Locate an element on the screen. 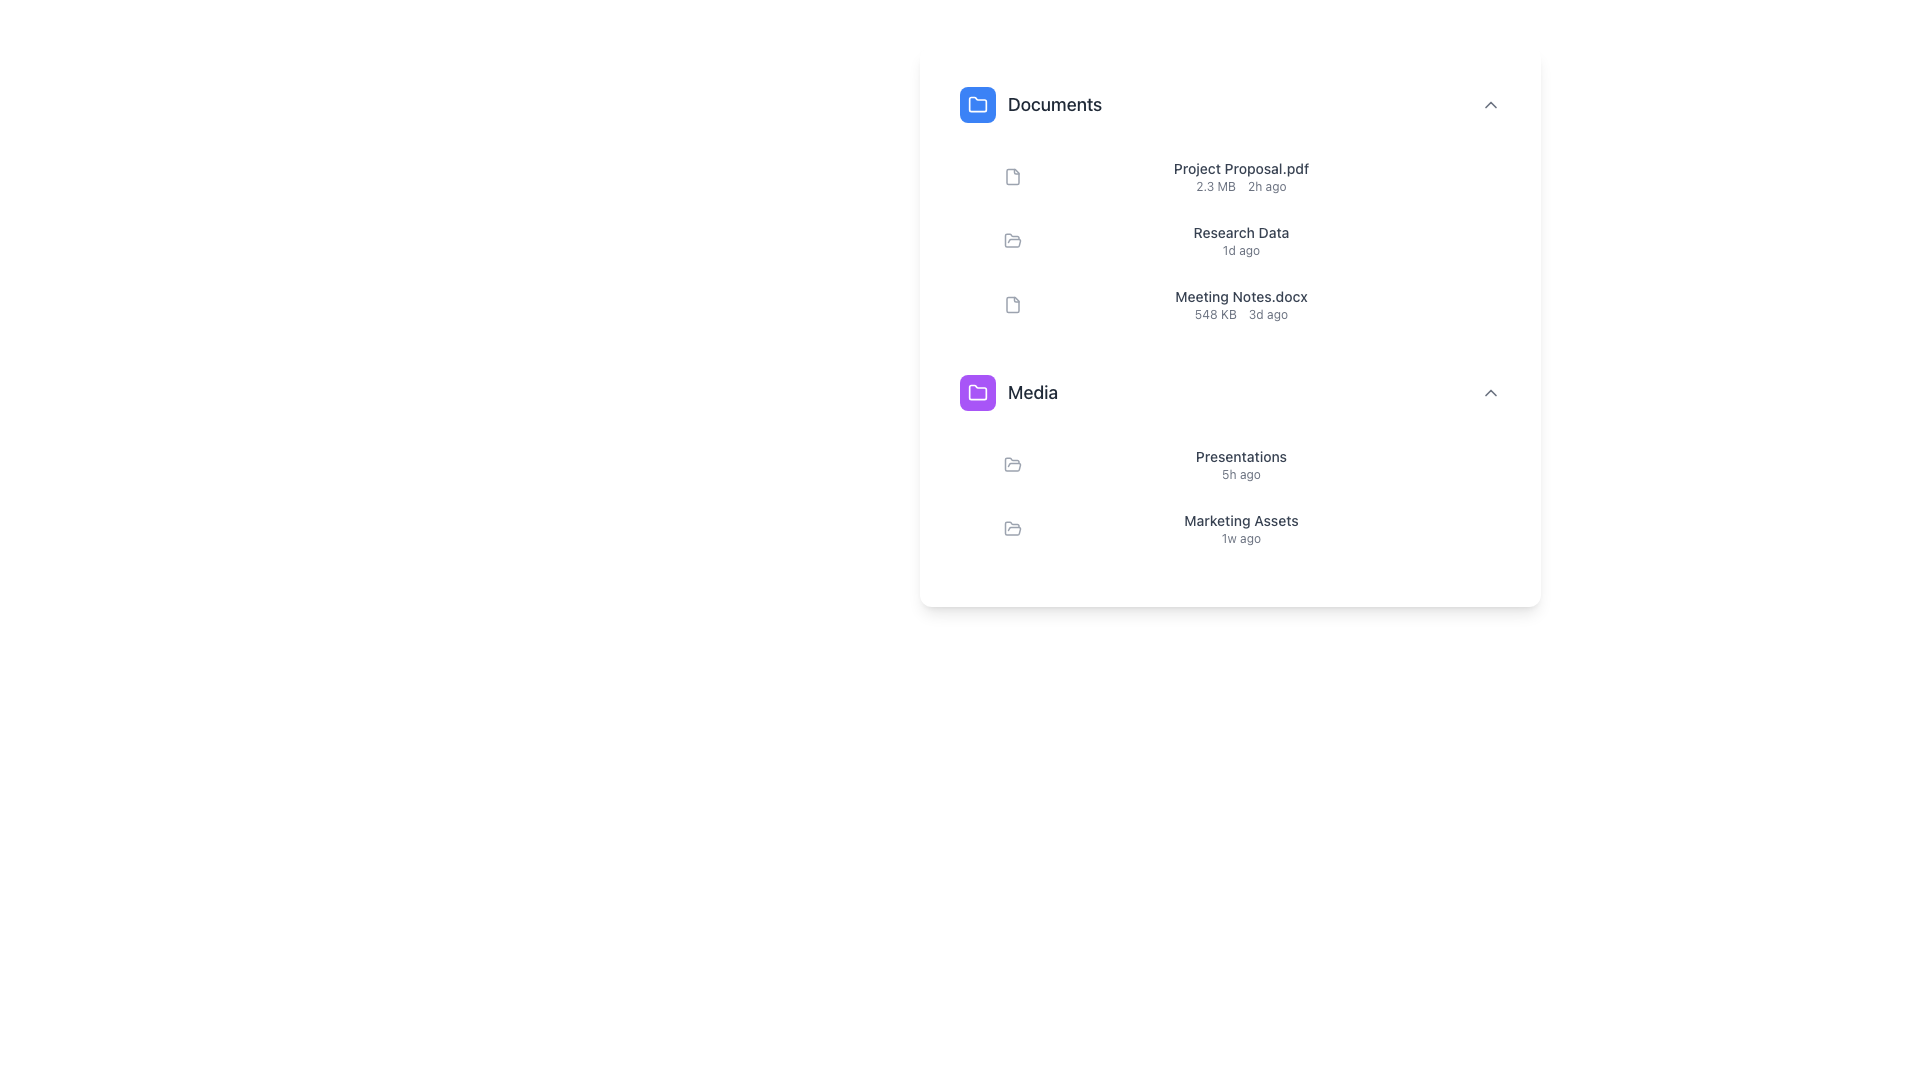 Image resolution: width=1920 pixels, height=1080 pixels. the small gray folder icon located to the left of the text 'Presentations' in the 'Media' category list is located at coordinates (1012, 465).